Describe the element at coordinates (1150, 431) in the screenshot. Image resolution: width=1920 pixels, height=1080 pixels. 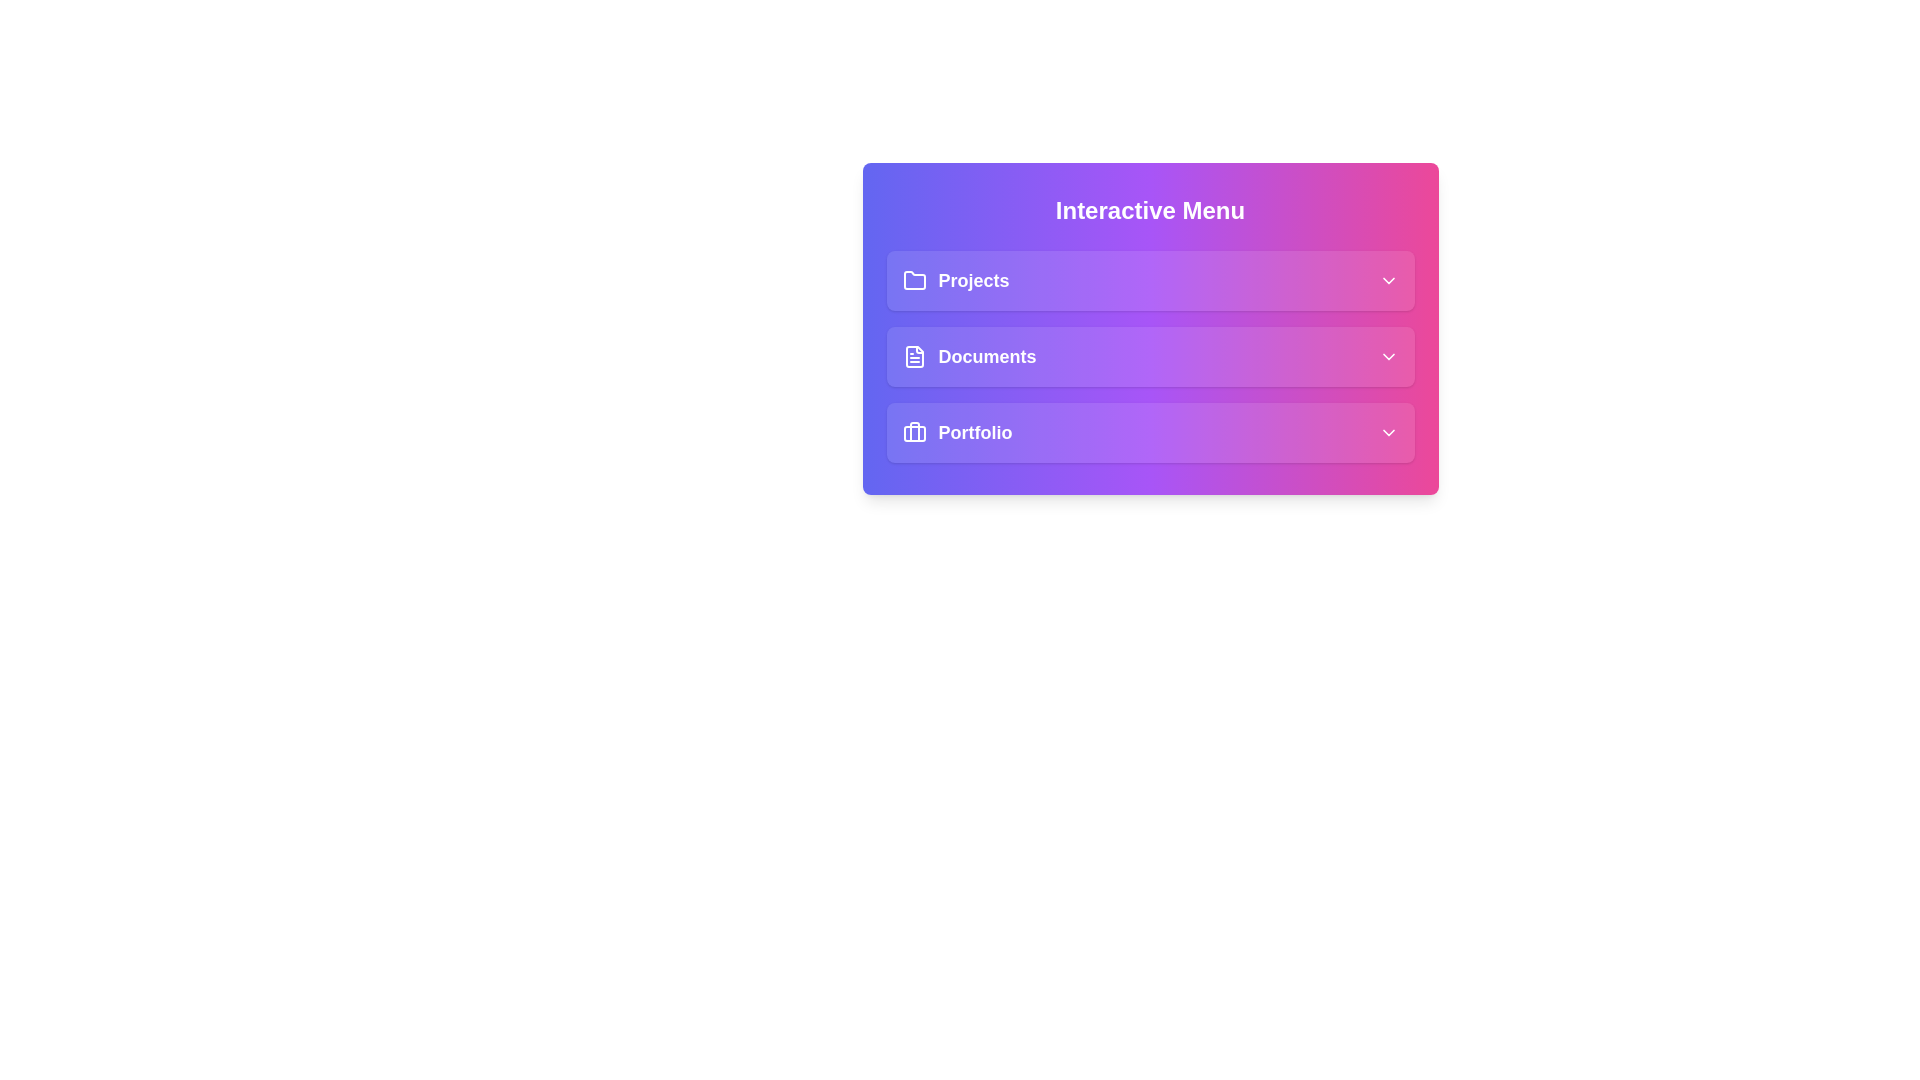
I see `the third entry in the vertical list of the interactive menu, which is located below the 'Documents' entry and reveals options related to 'Portfolio'` at that location.